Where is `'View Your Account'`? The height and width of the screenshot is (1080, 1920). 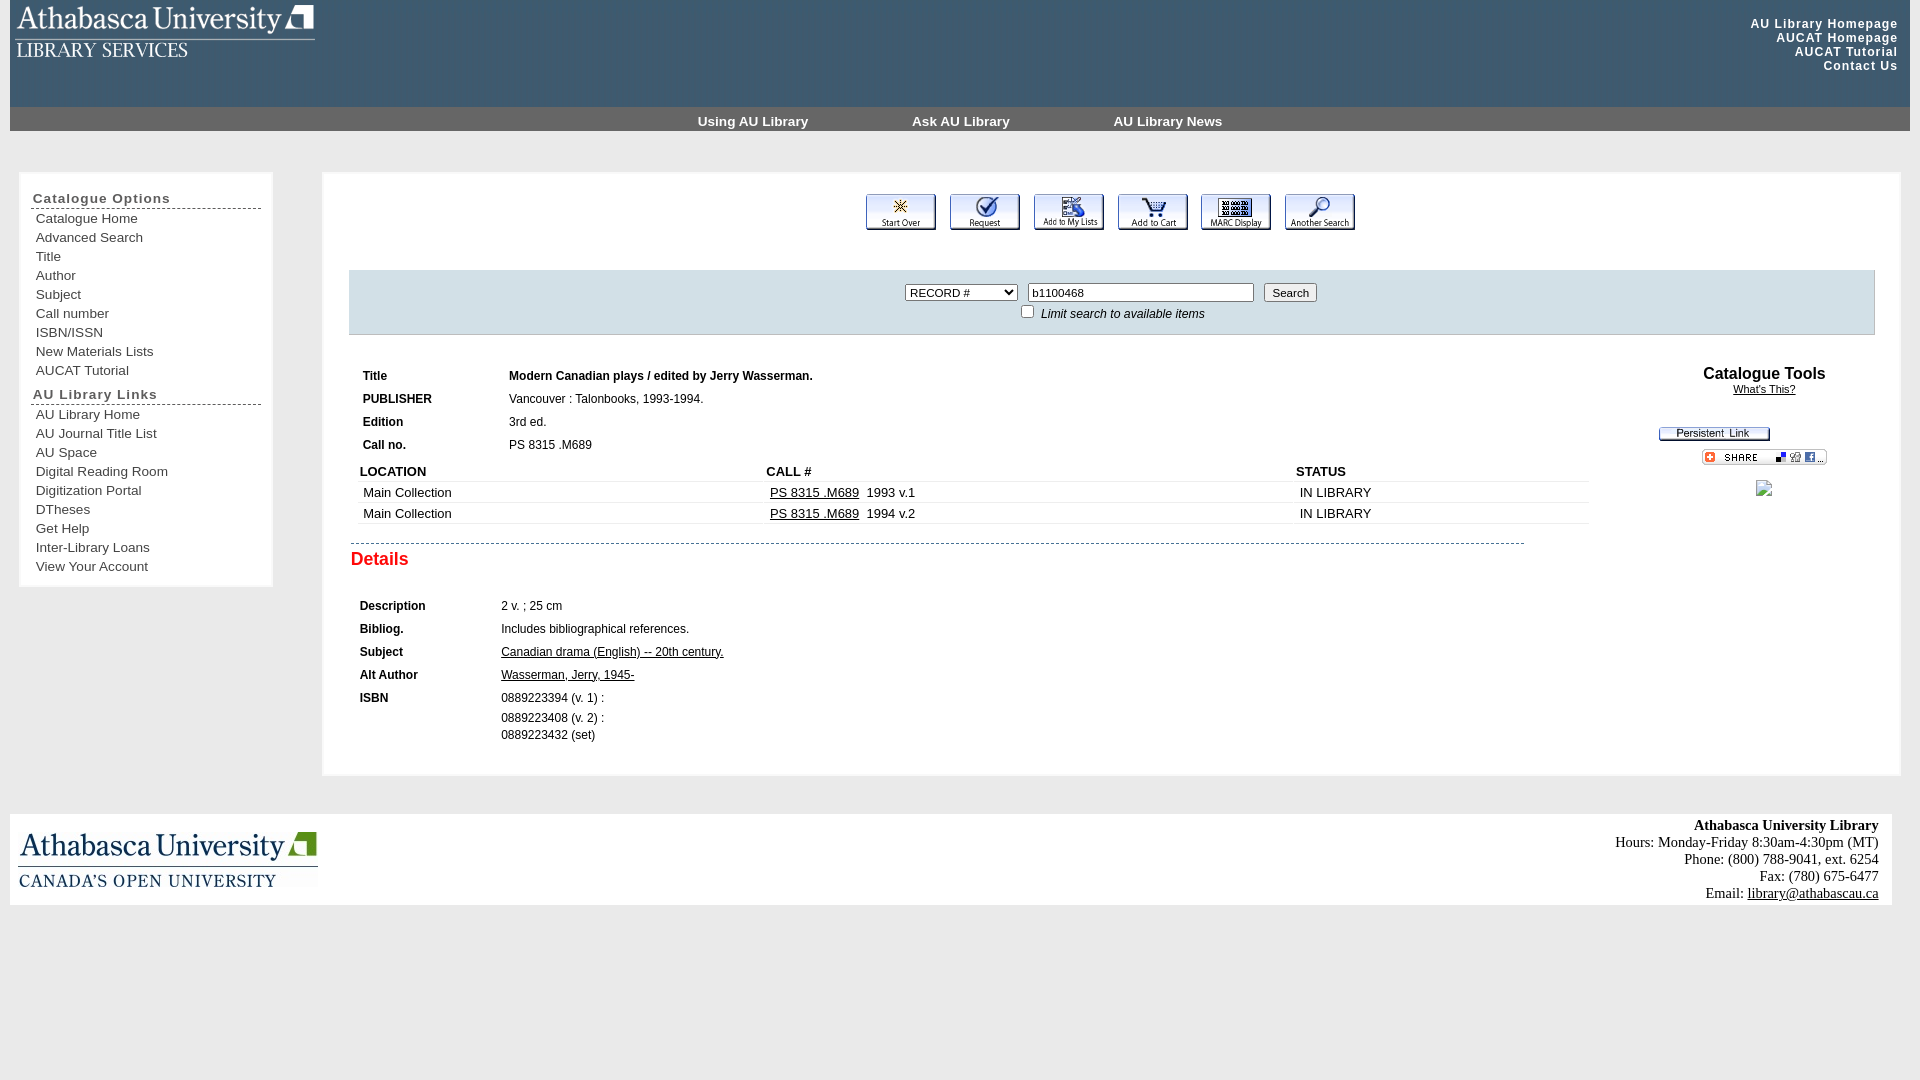 'View Your Account' is located at coordinates (146, 566).